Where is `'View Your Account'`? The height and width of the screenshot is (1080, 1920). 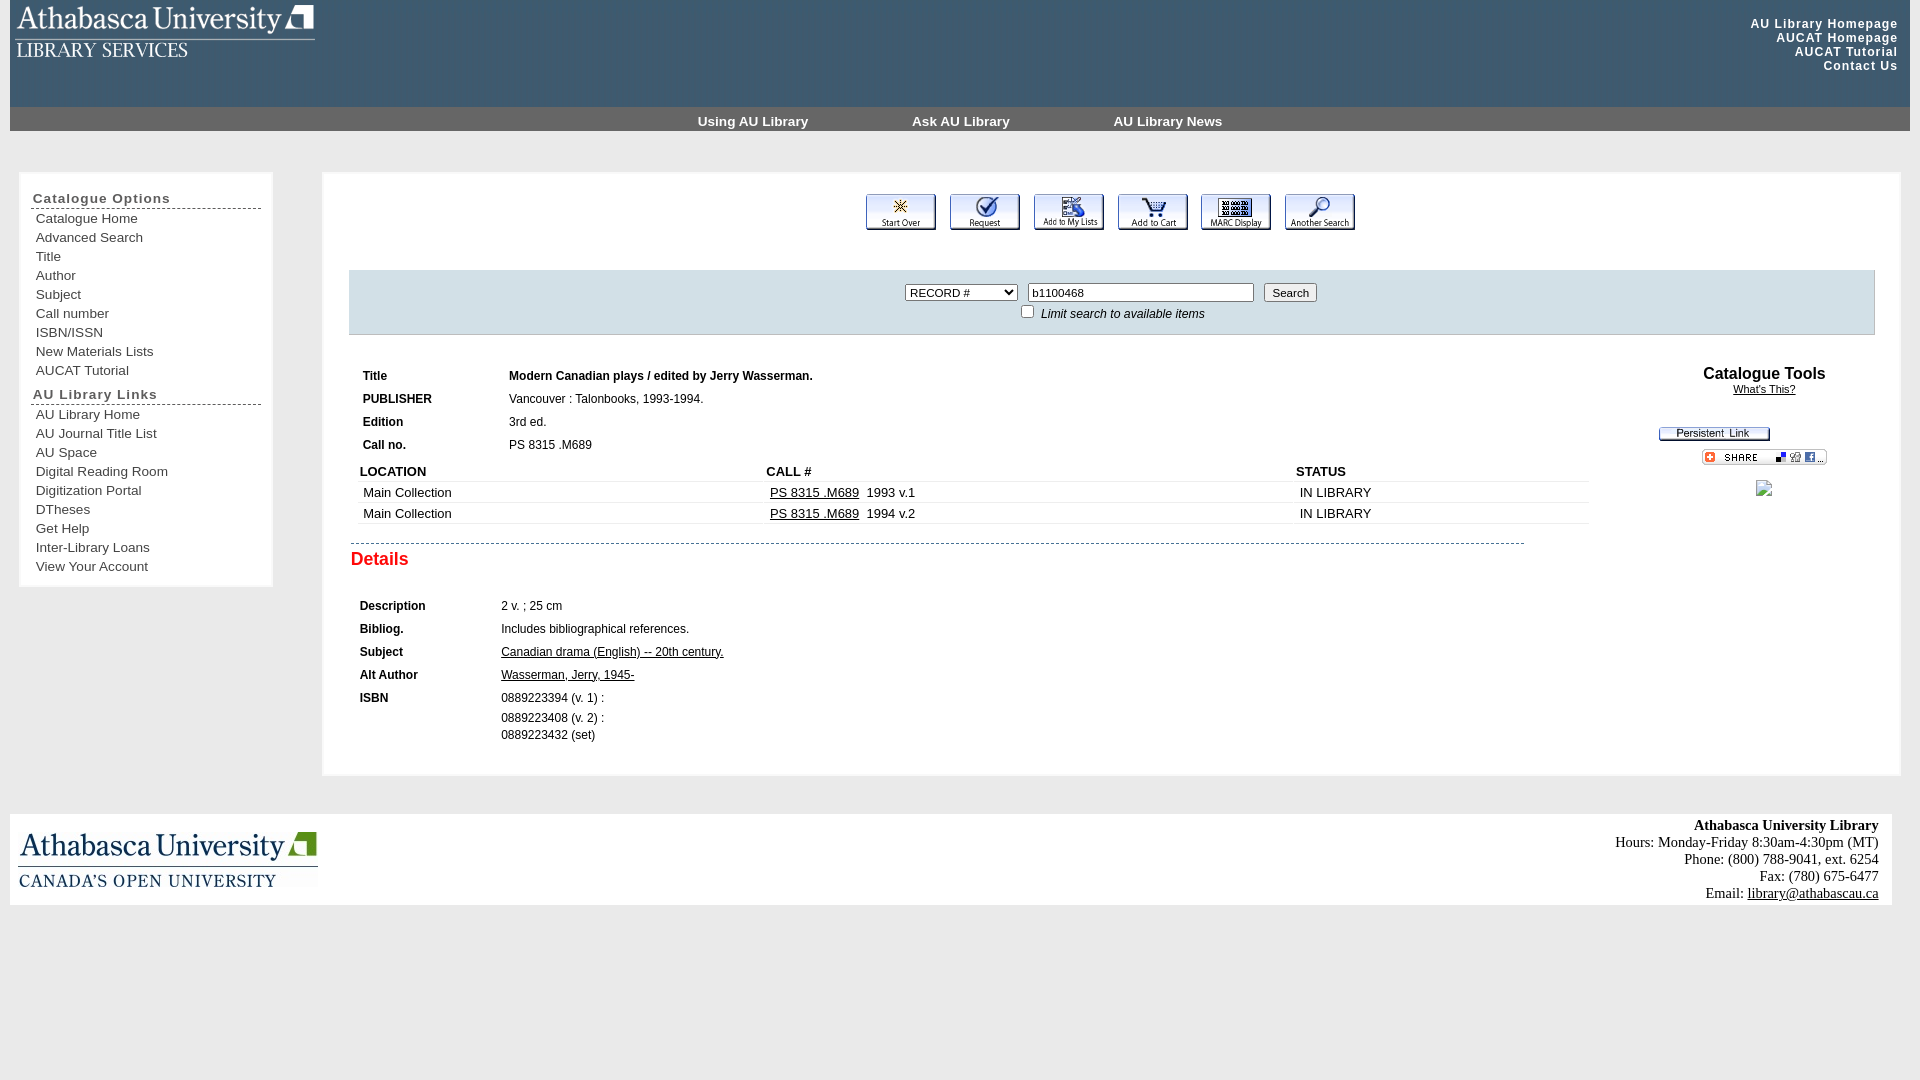 'View Your Account' is located at coordinates (146, 566).